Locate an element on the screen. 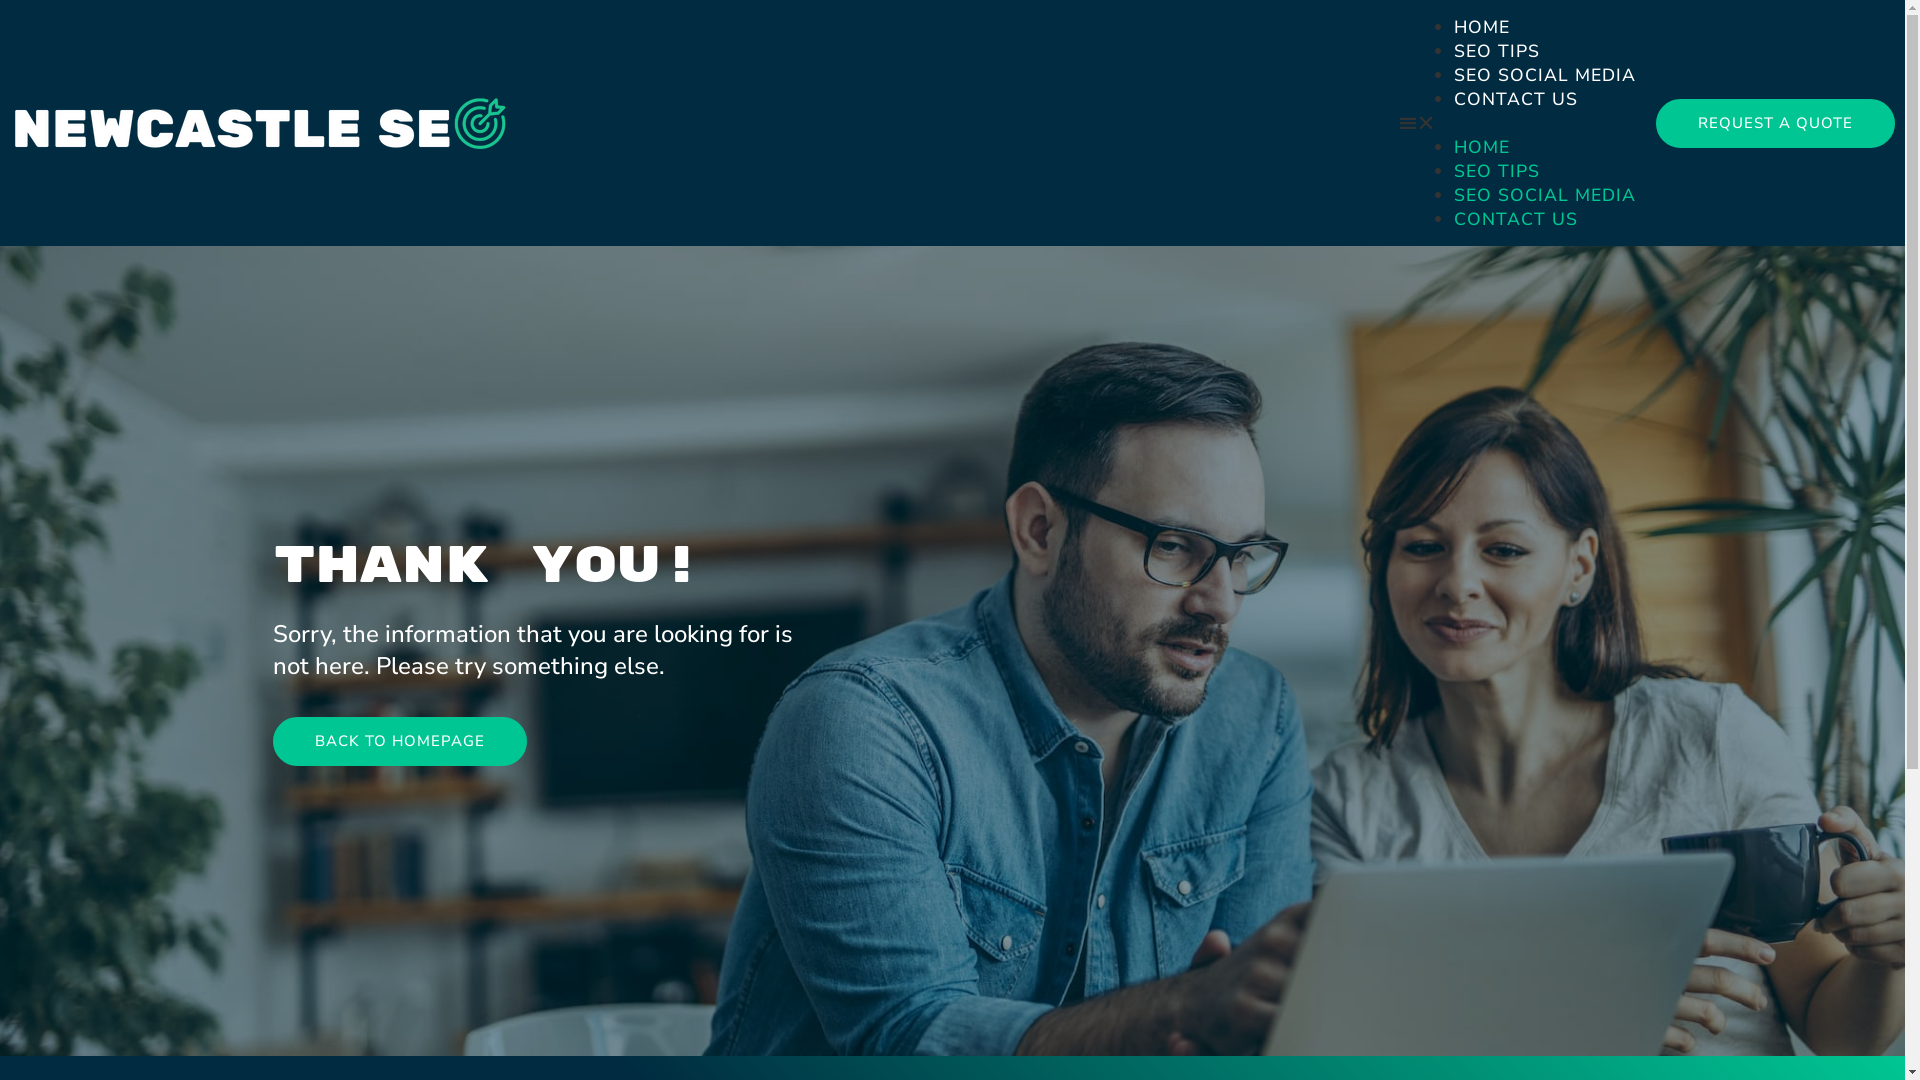 The width and height of the screenshot is (1920, 1080). 'HOME' is located at coordinates (1454, 27).